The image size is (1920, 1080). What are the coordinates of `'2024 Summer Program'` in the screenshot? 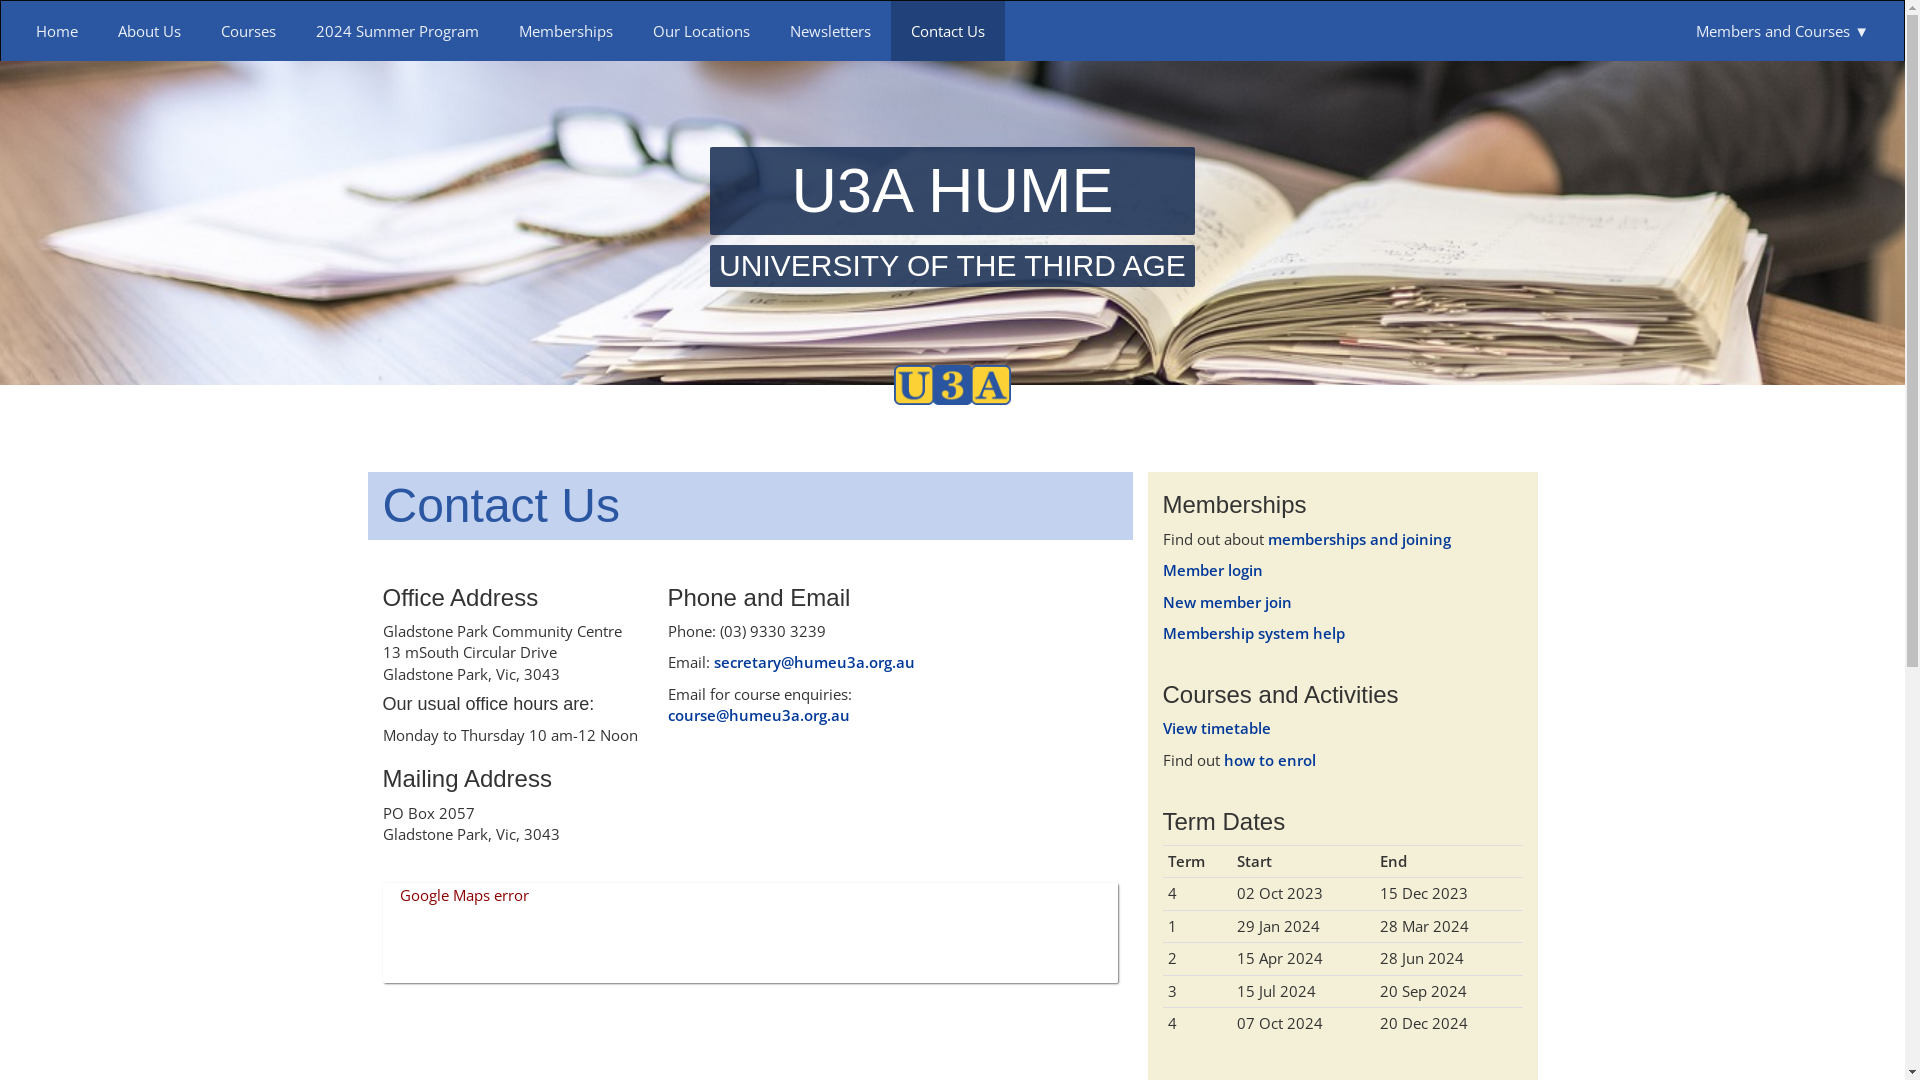 It's located at (397, 30).